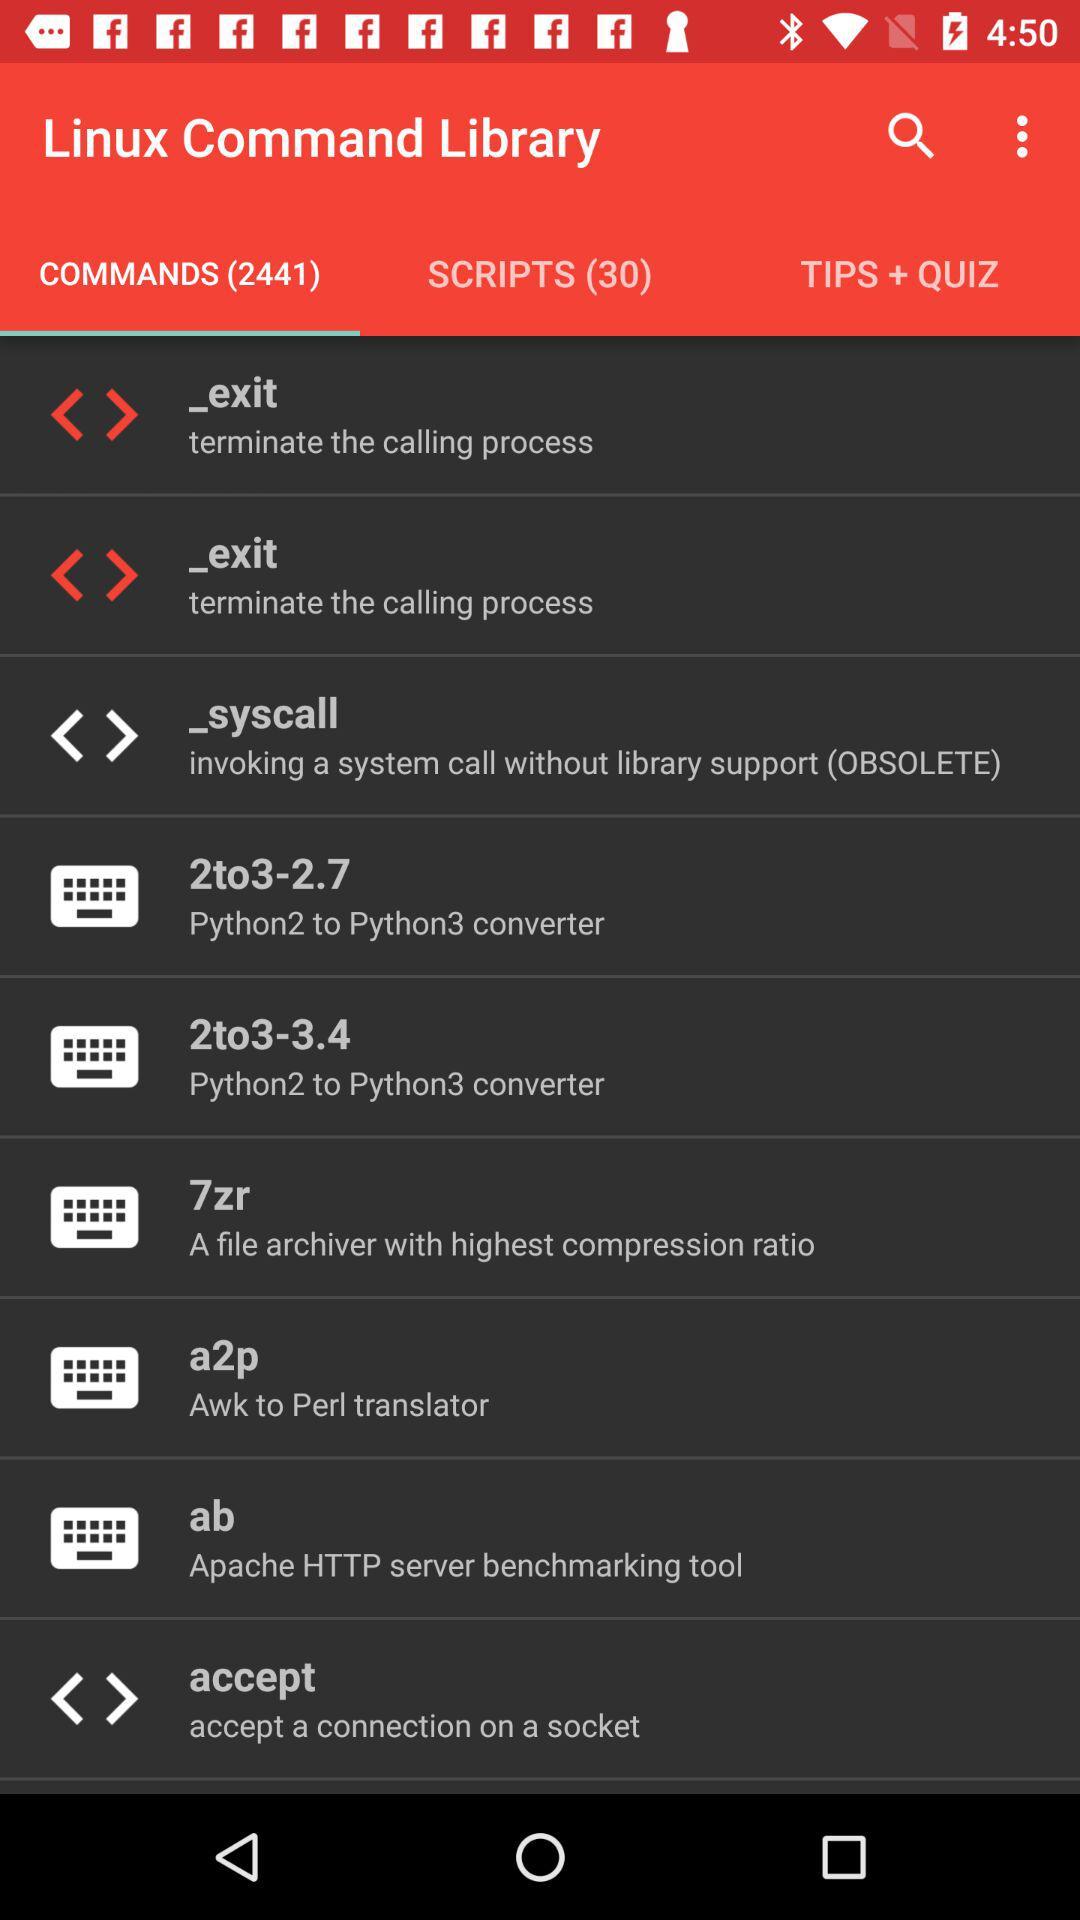 This screenshot has height=1920, width=1080. I want to click on a file archiver icon, so click(501, 1242).